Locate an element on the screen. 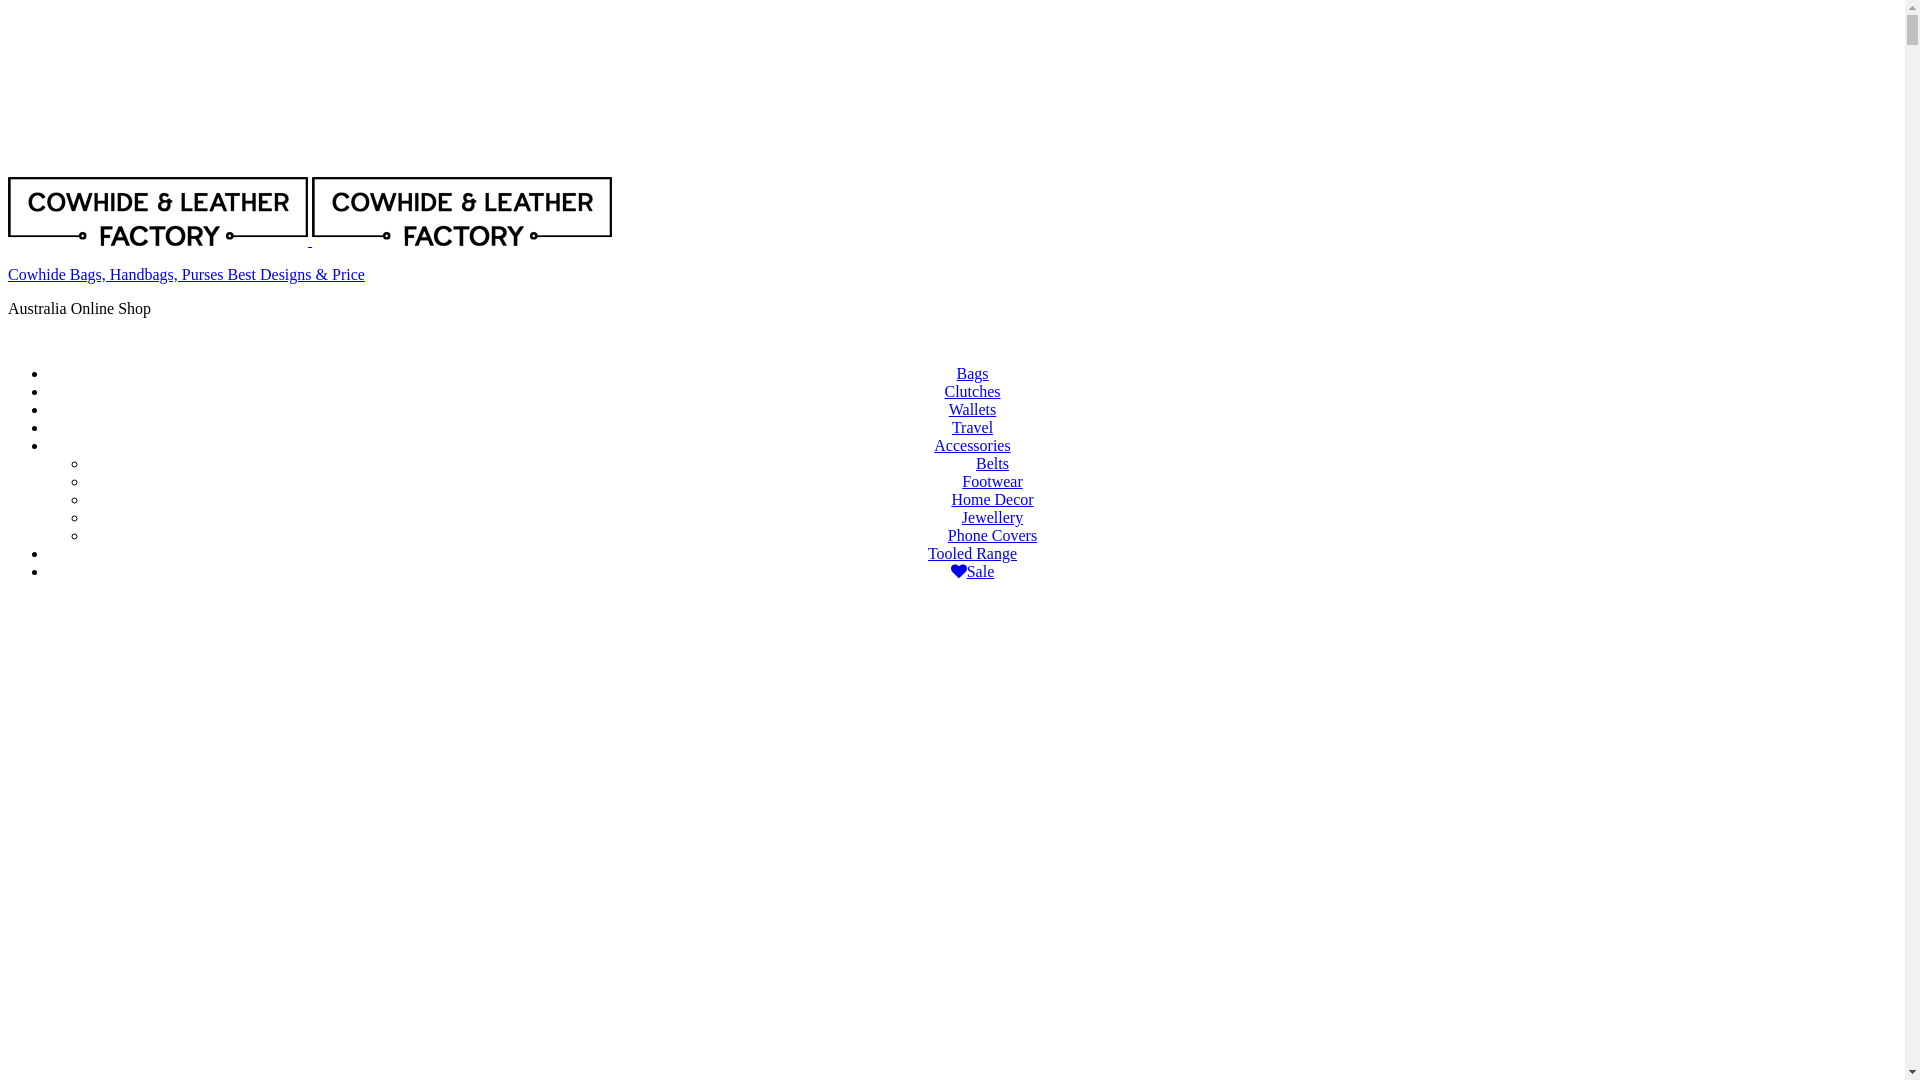  'Accessories' is located at coordinates (971, 444).